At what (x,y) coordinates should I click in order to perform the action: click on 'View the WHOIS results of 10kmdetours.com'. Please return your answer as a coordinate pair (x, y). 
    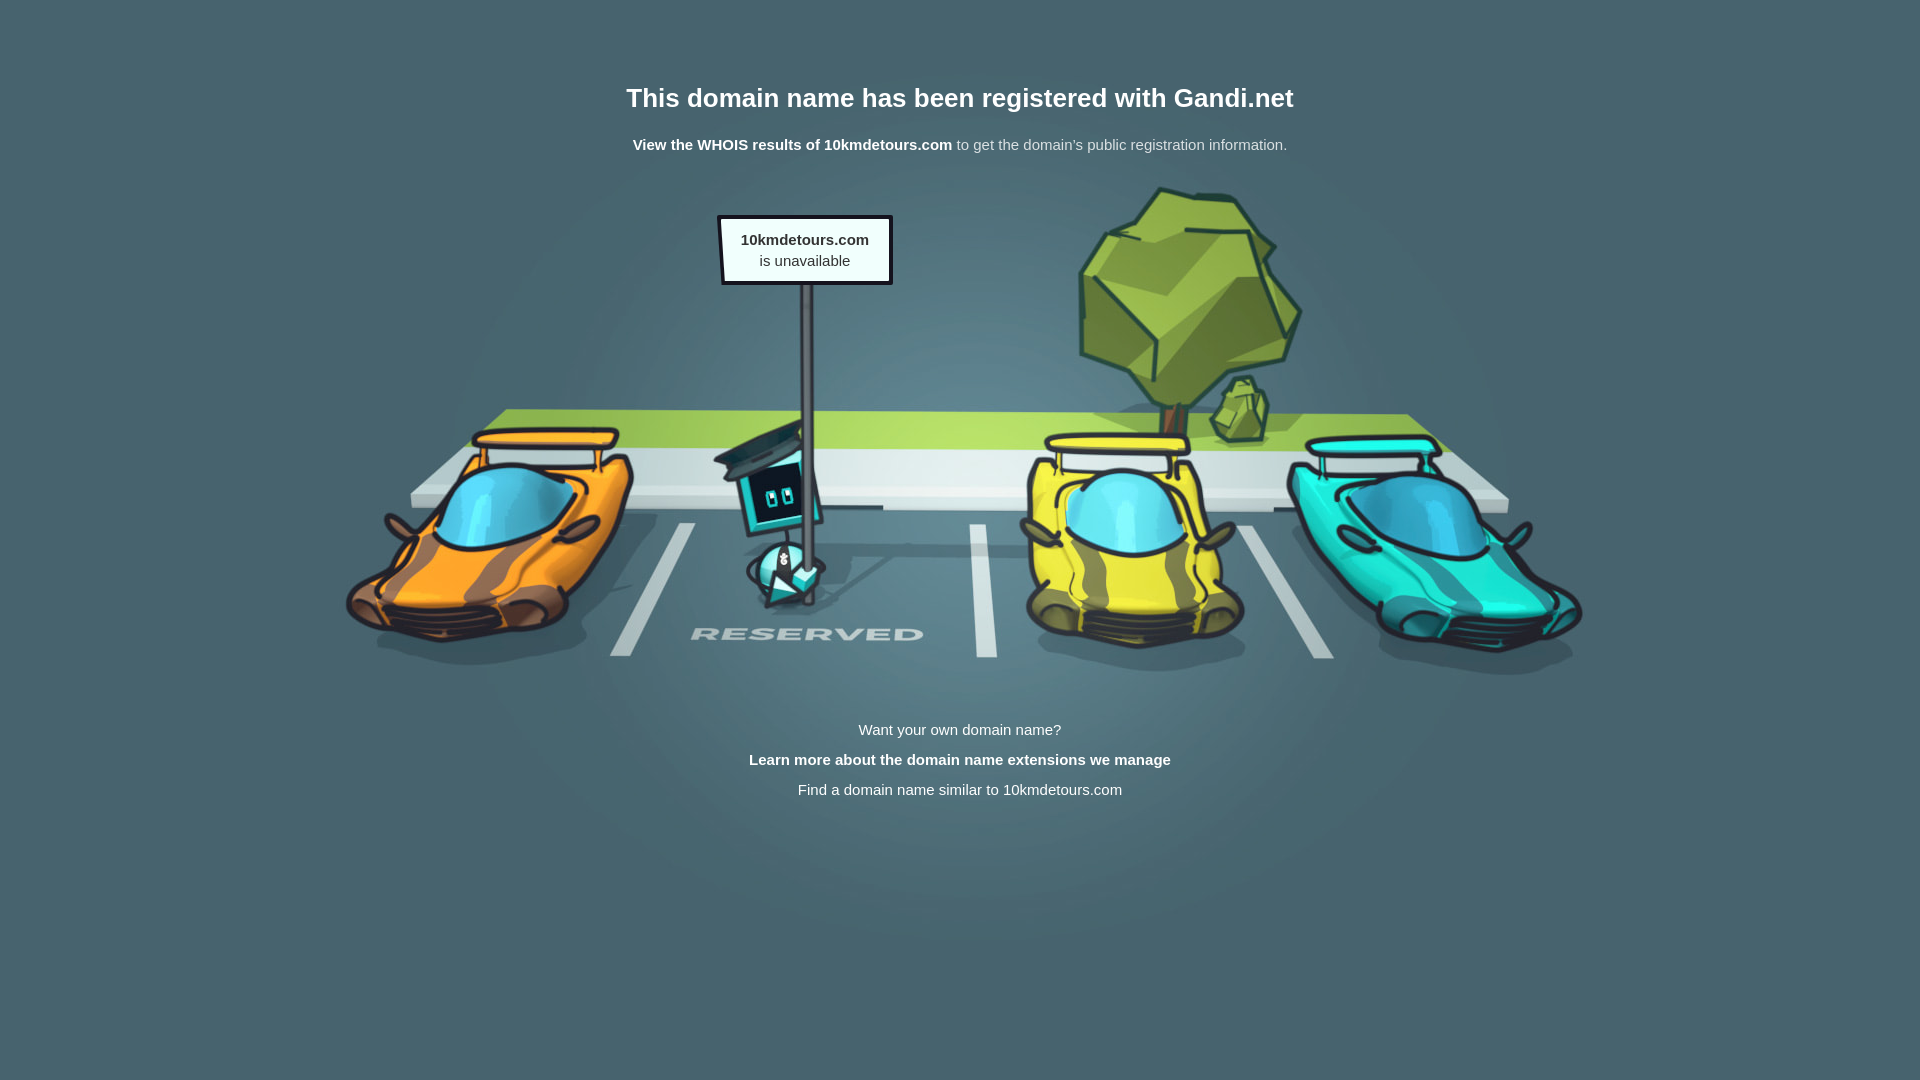
    Looking at the image, I should click on (791, 143).